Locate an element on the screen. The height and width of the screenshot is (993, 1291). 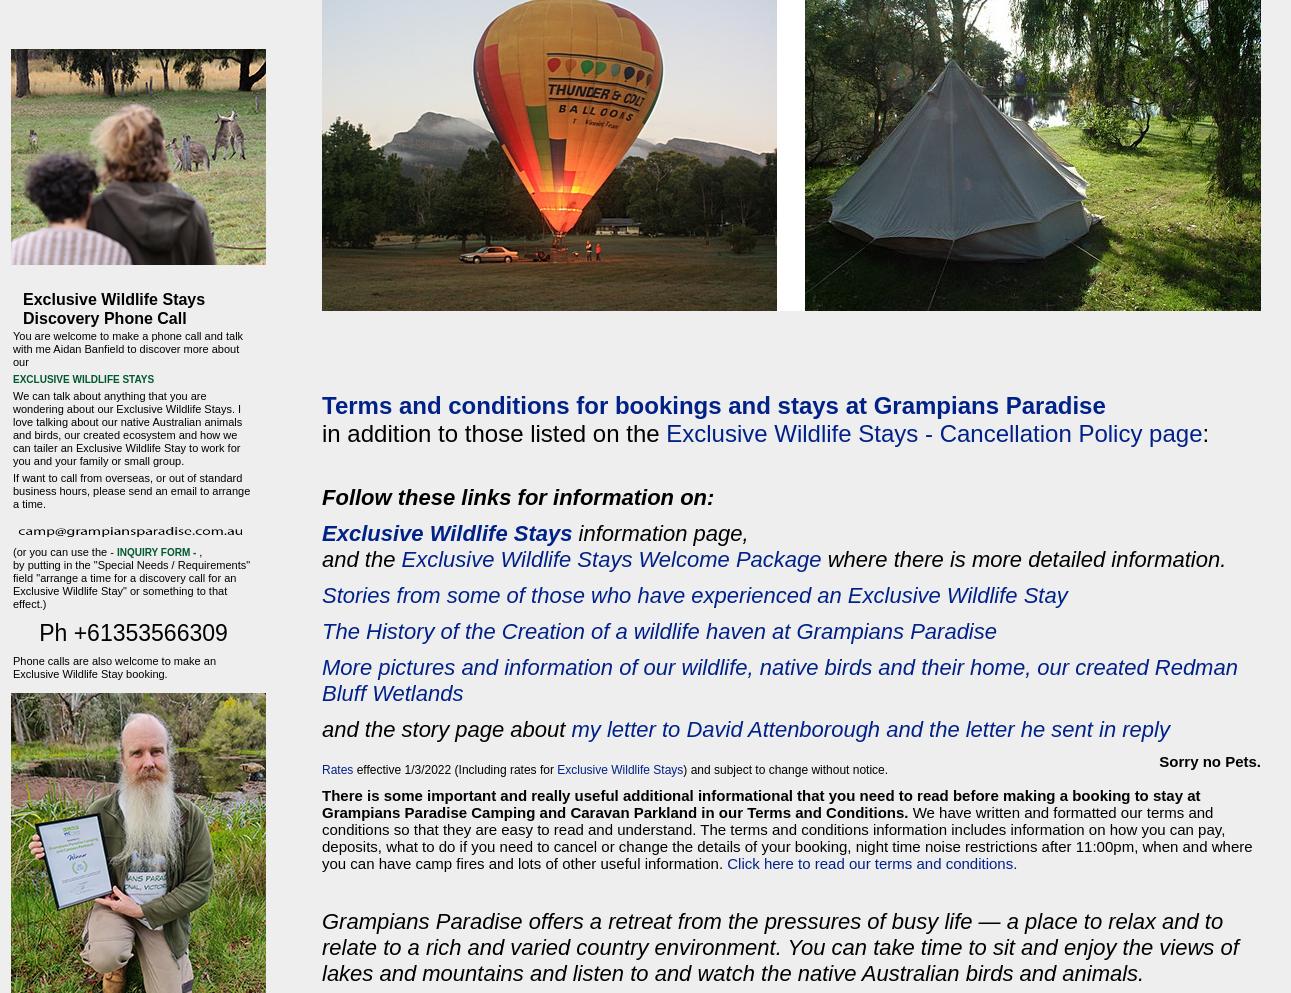
'Rates' is located at coordinates (337, 768).